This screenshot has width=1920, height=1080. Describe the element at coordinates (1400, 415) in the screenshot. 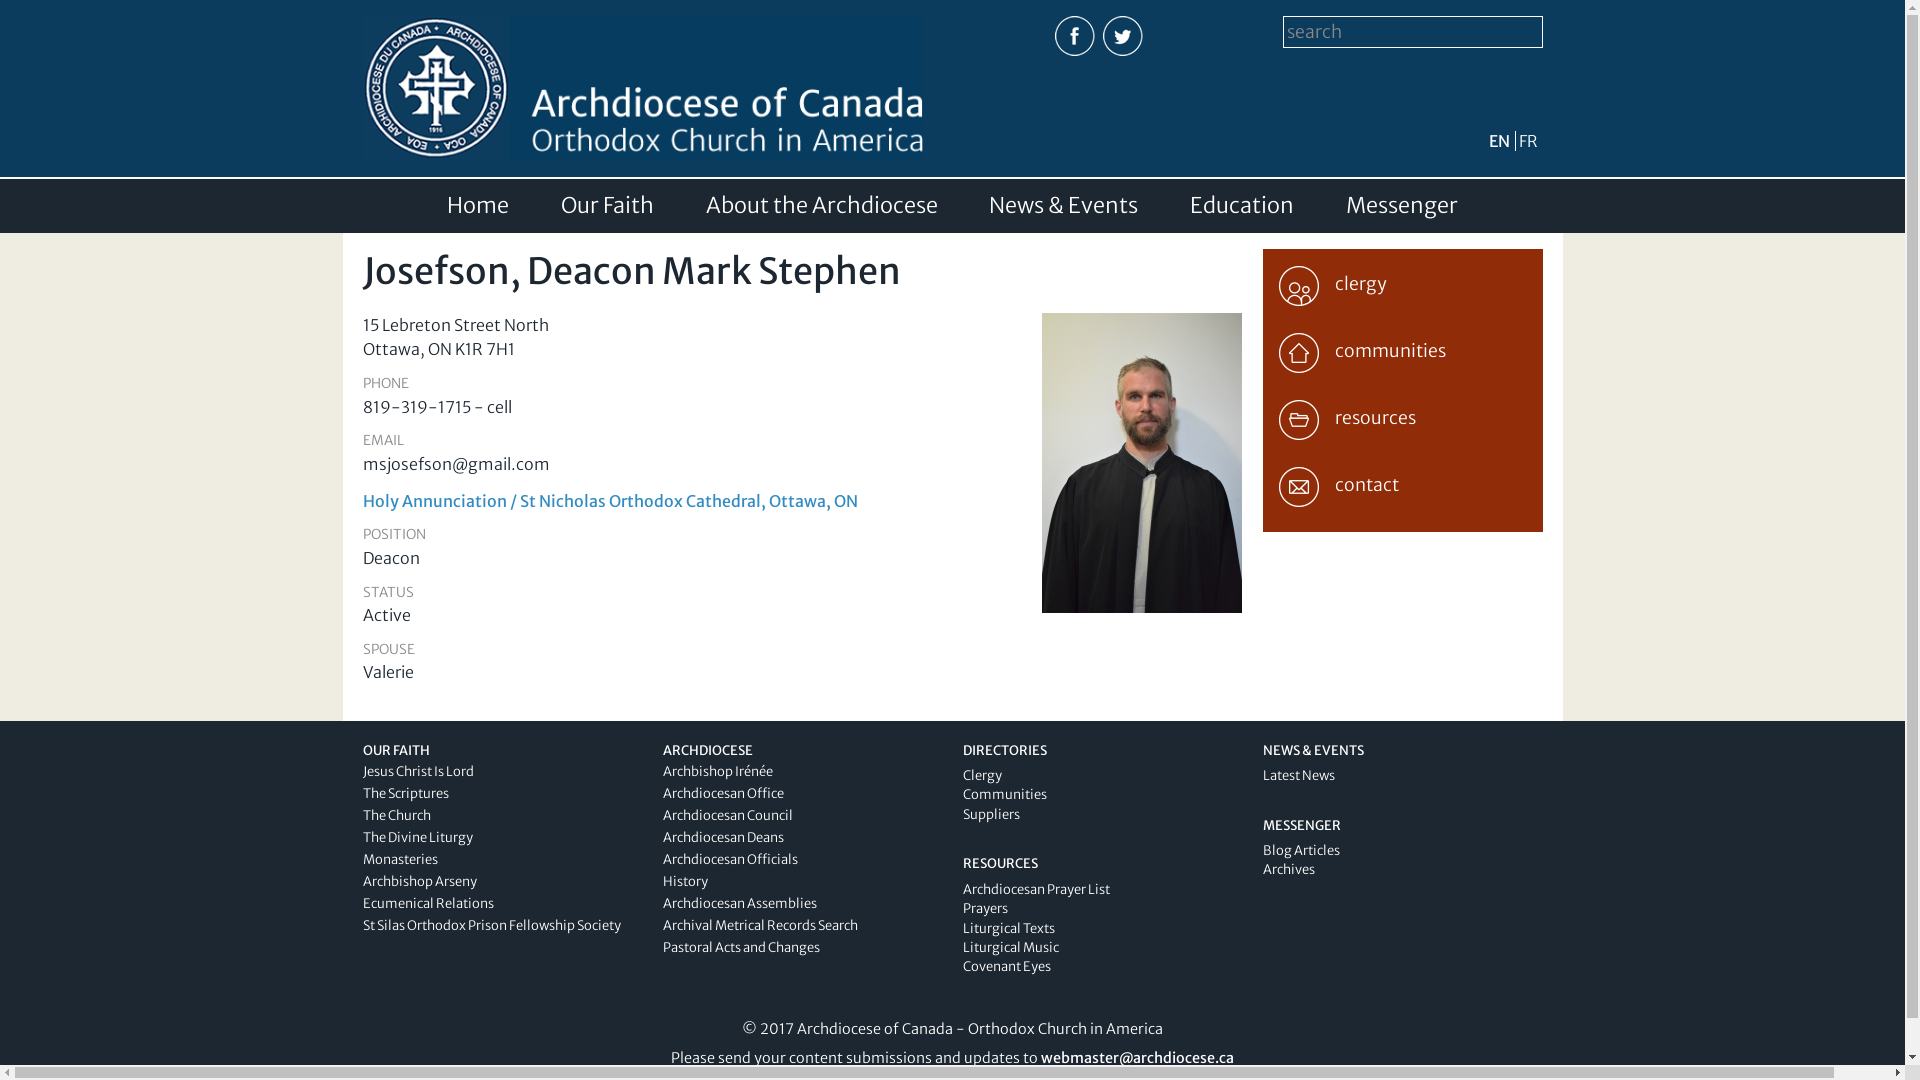

I see `'resources'` at that location.